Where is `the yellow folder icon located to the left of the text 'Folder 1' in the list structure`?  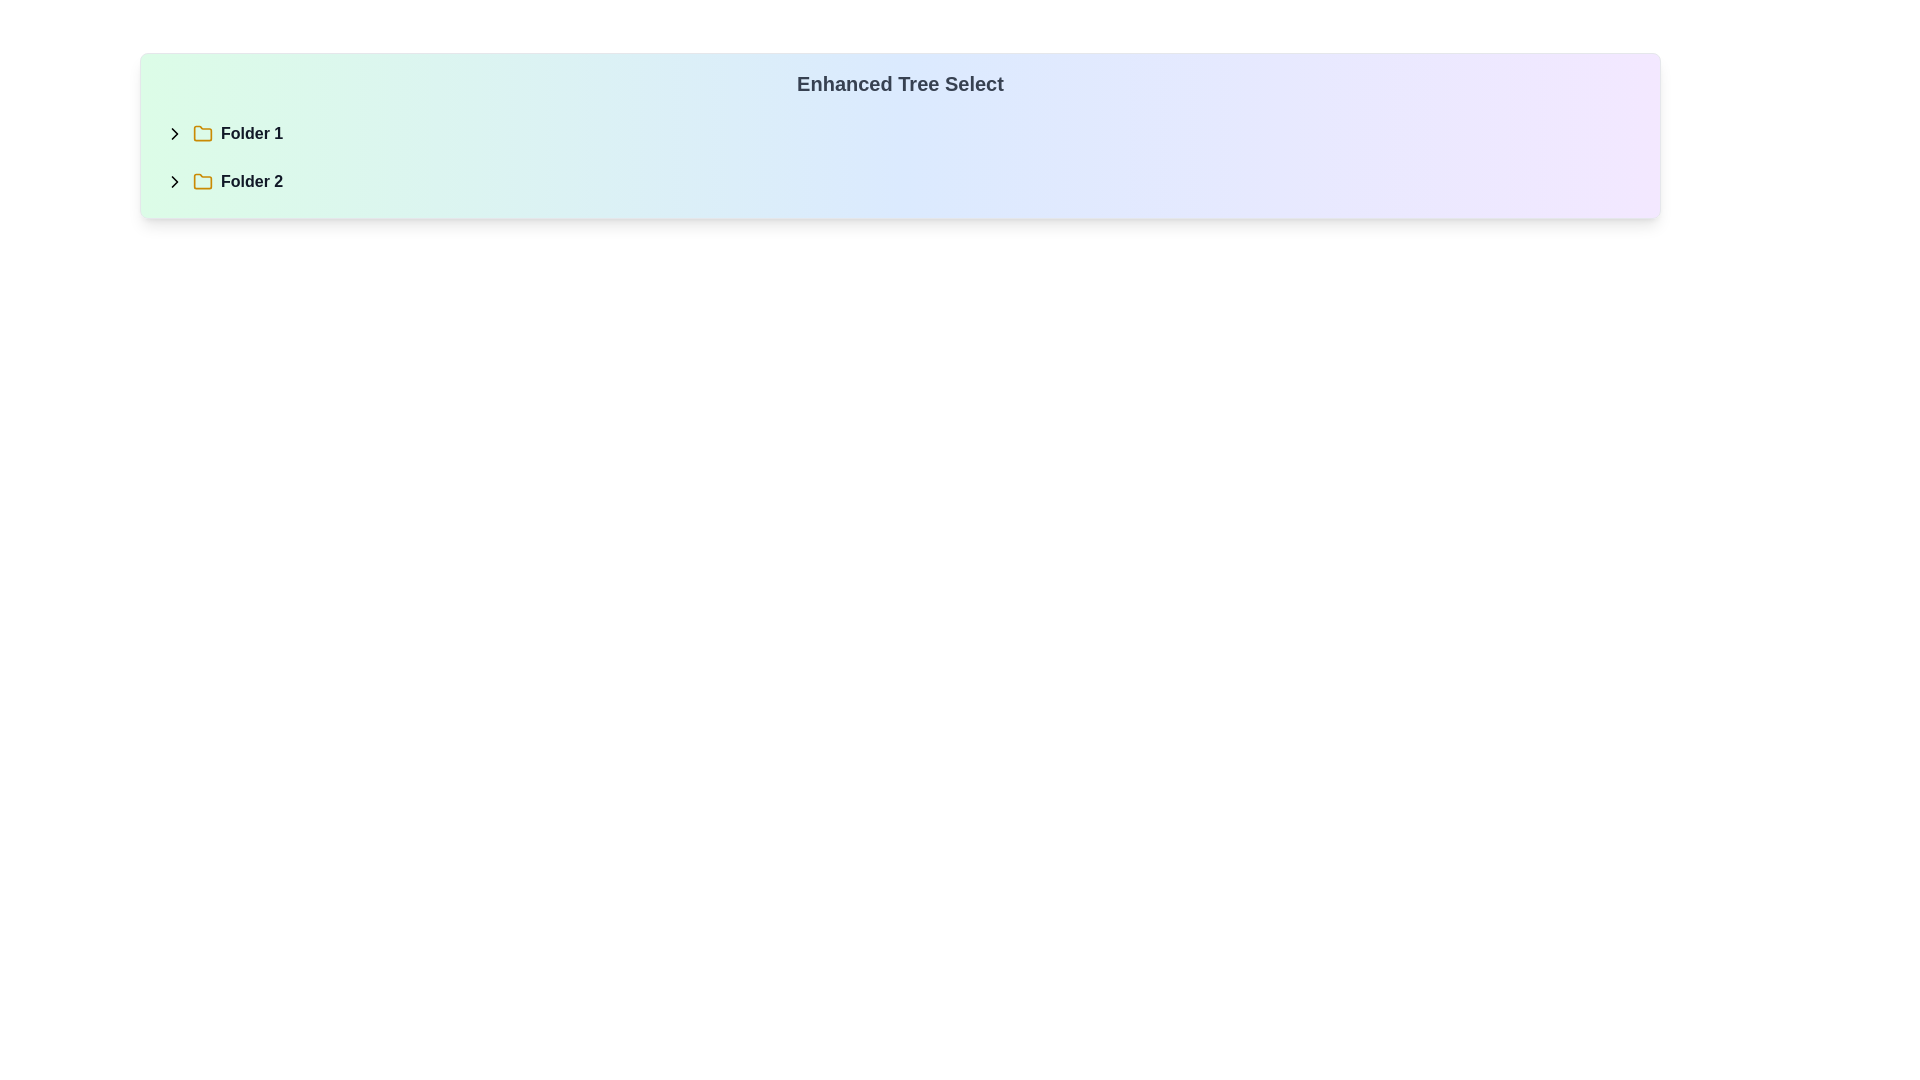
the yellow folder icon located to the left of the text 'Folder 1' in the list structure is located at coordinates (202, 132).